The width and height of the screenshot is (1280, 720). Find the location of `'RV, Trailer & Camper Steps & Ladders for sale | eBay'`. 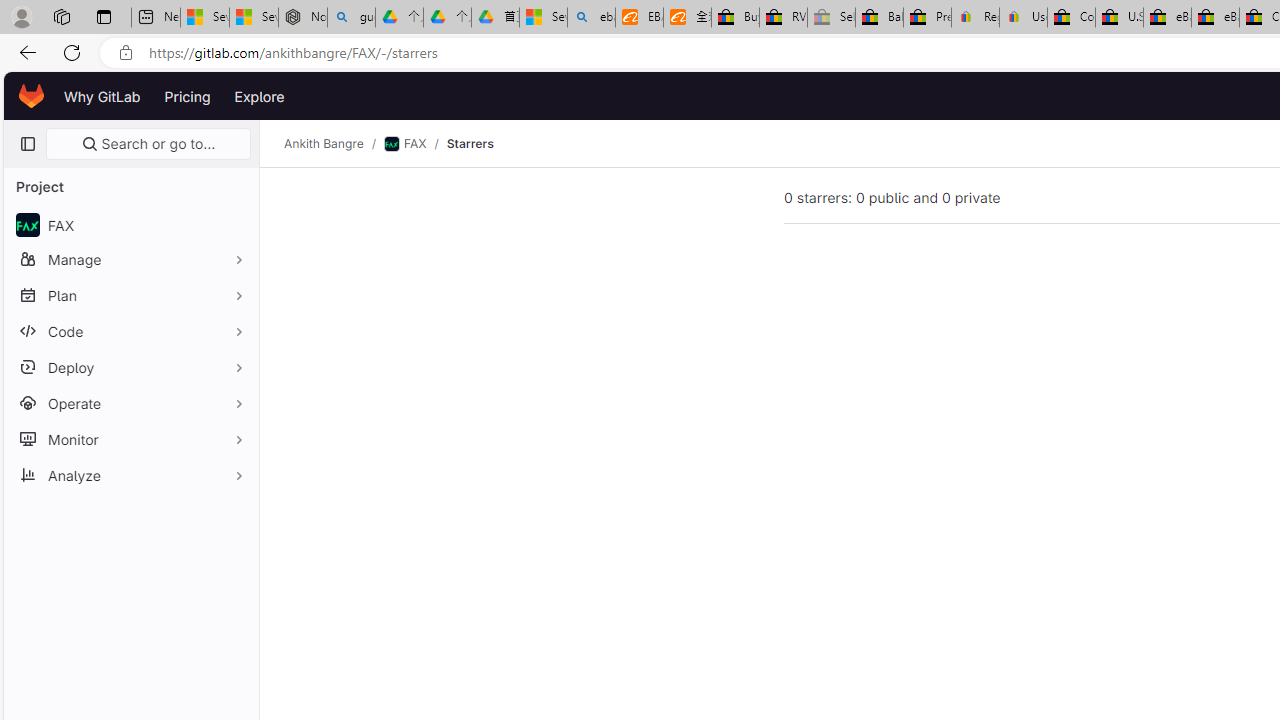

'RV, Trailer & Camper Steps & Ladders for sale | eBay' is located at coordinates (783, 17).